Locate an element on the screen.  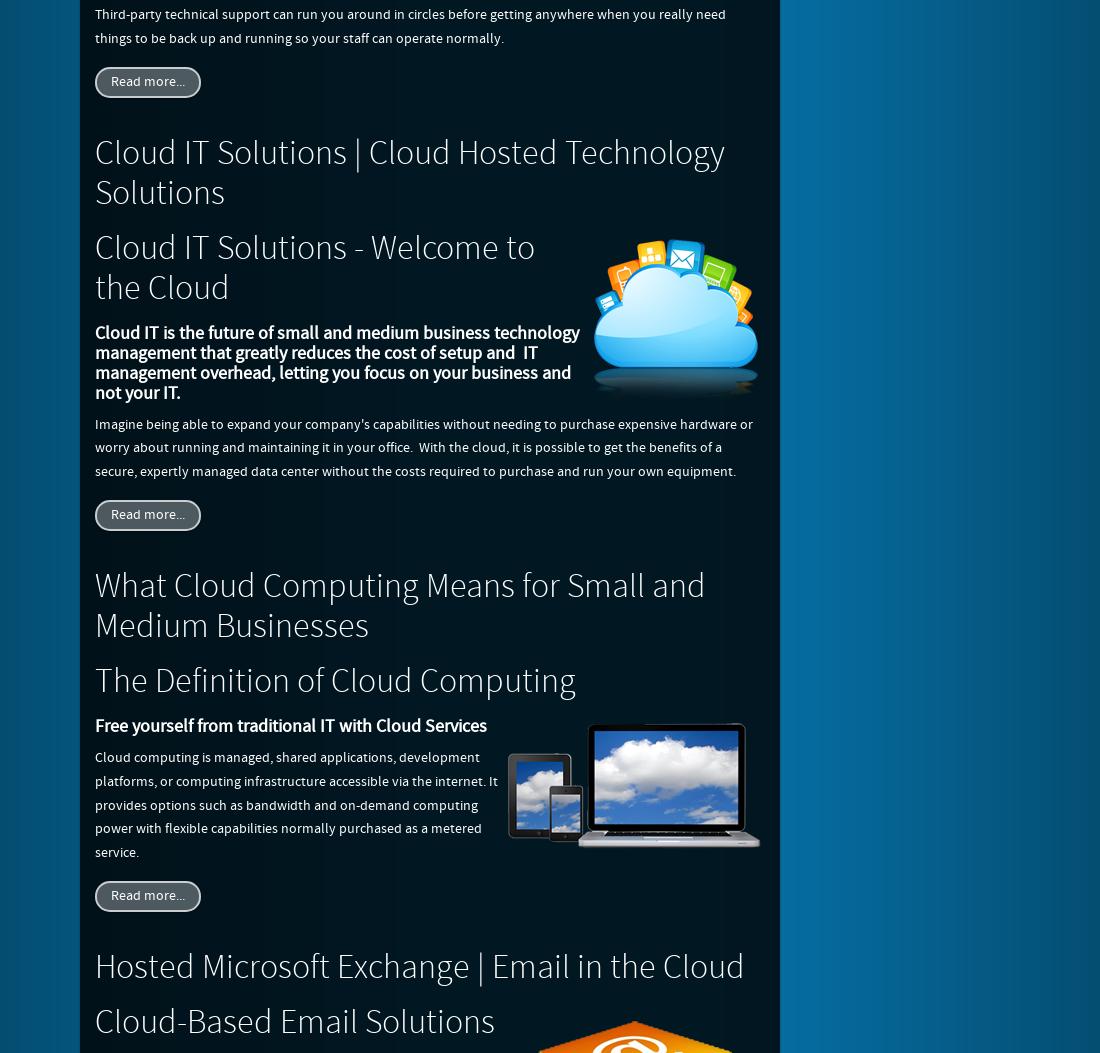
'Imagine being able to expand your company's capabilities without needing to purchase expensive hardware or worry about running and maintaining it in your office.  With the cloud, it is possible to get the benefits of a secure, expertly managed data center without the costs required to purchase and run your own equipment.' is located at coordinates (95, 447).